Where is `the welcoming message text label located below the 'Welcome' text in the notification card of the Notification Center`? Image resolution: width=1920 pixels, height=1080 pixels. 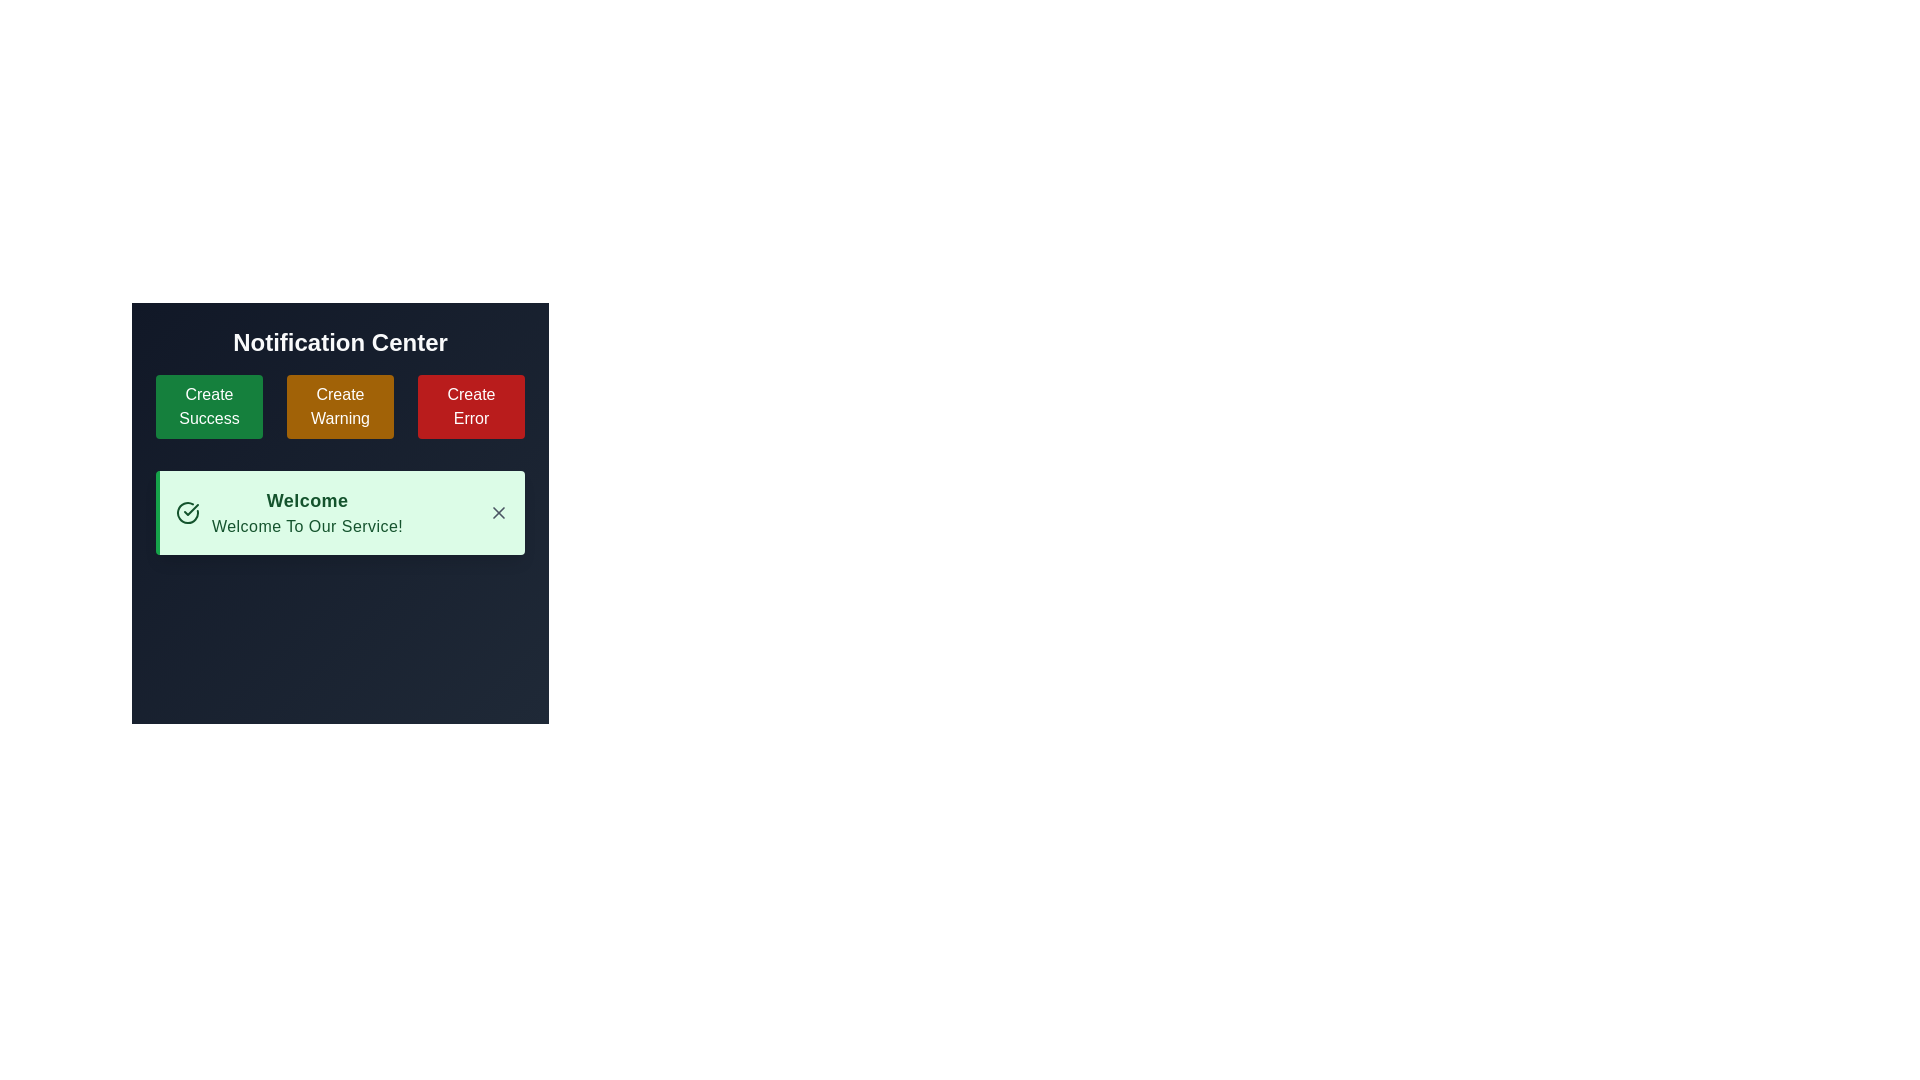 the welcoming message text label located below the 'Welcome' text in the notification card of the Notification Center is located at coordinates (306, 526).